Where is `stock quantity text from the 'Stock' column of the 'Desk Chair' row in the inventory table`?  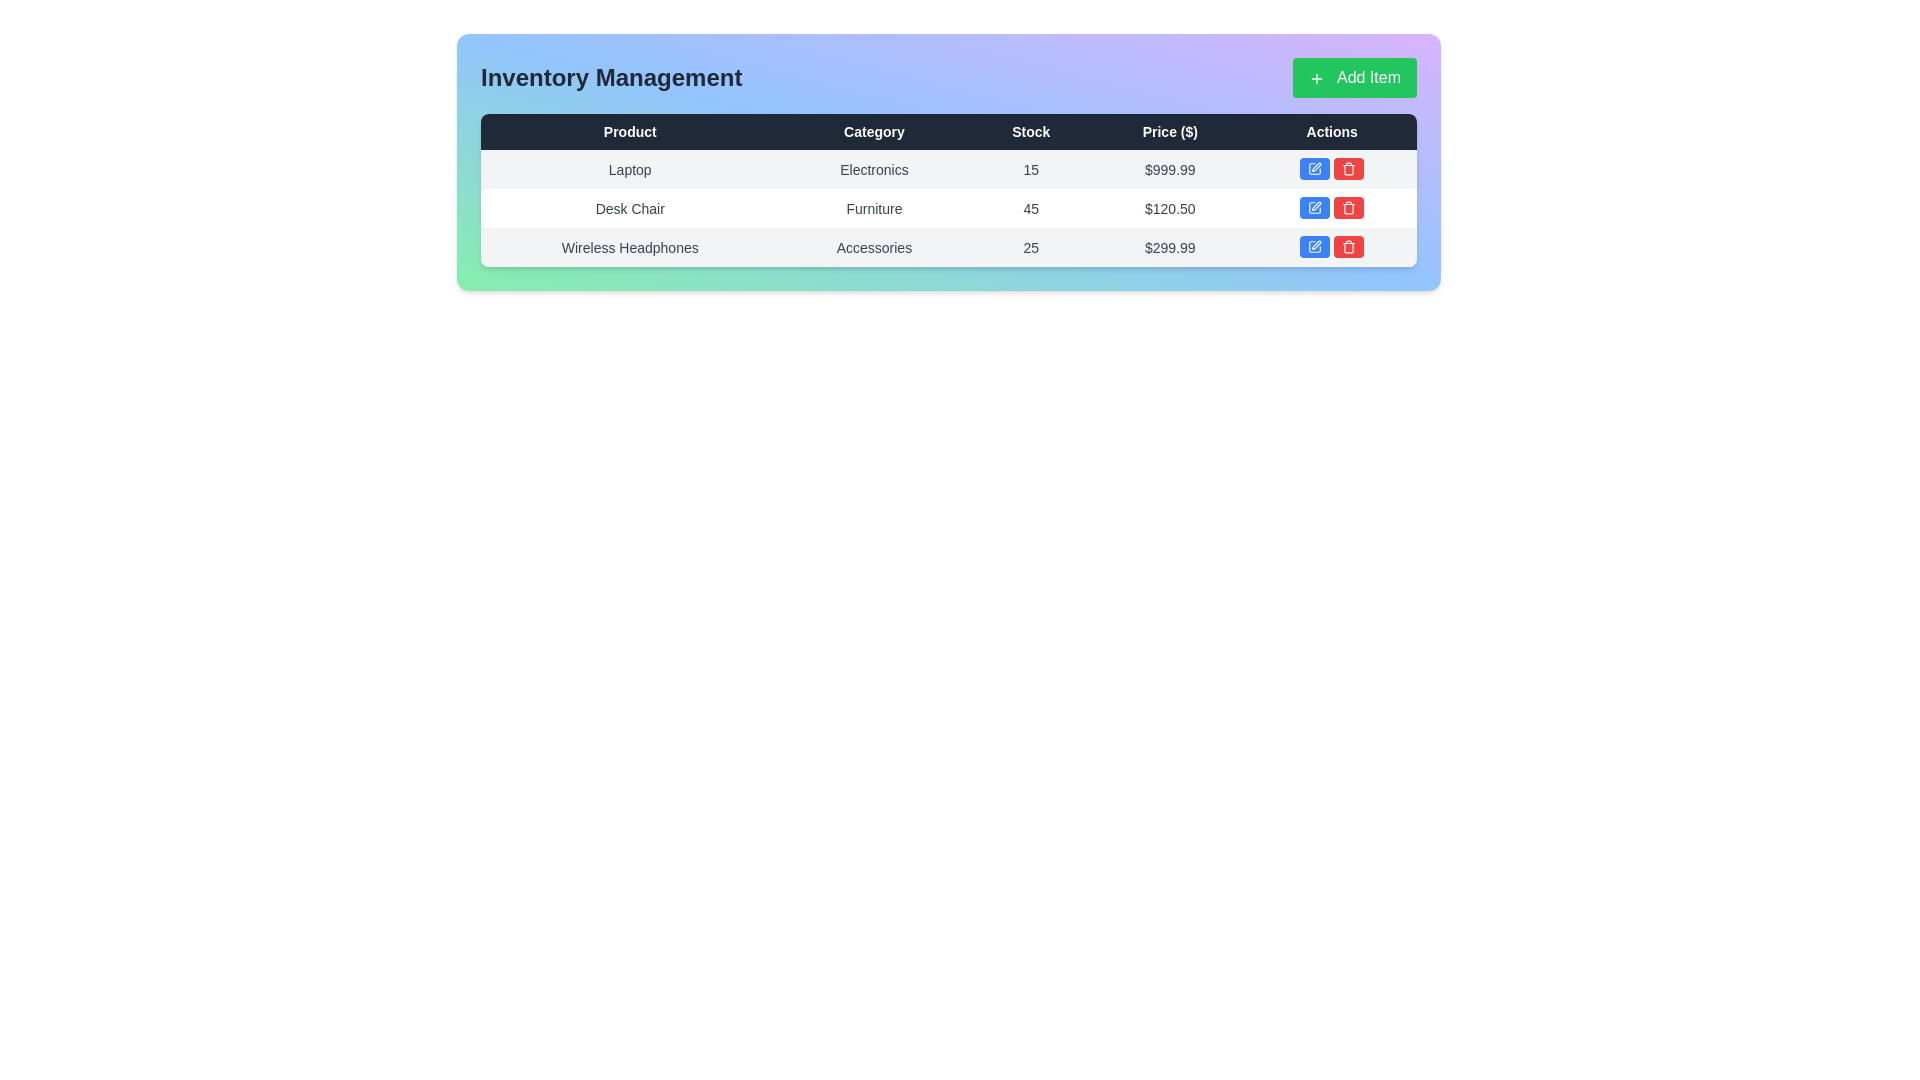 stock quantity text from the 'Stock' column of the 'Desk Chair' row in the inventory table is located at coordinates (1031, 208).